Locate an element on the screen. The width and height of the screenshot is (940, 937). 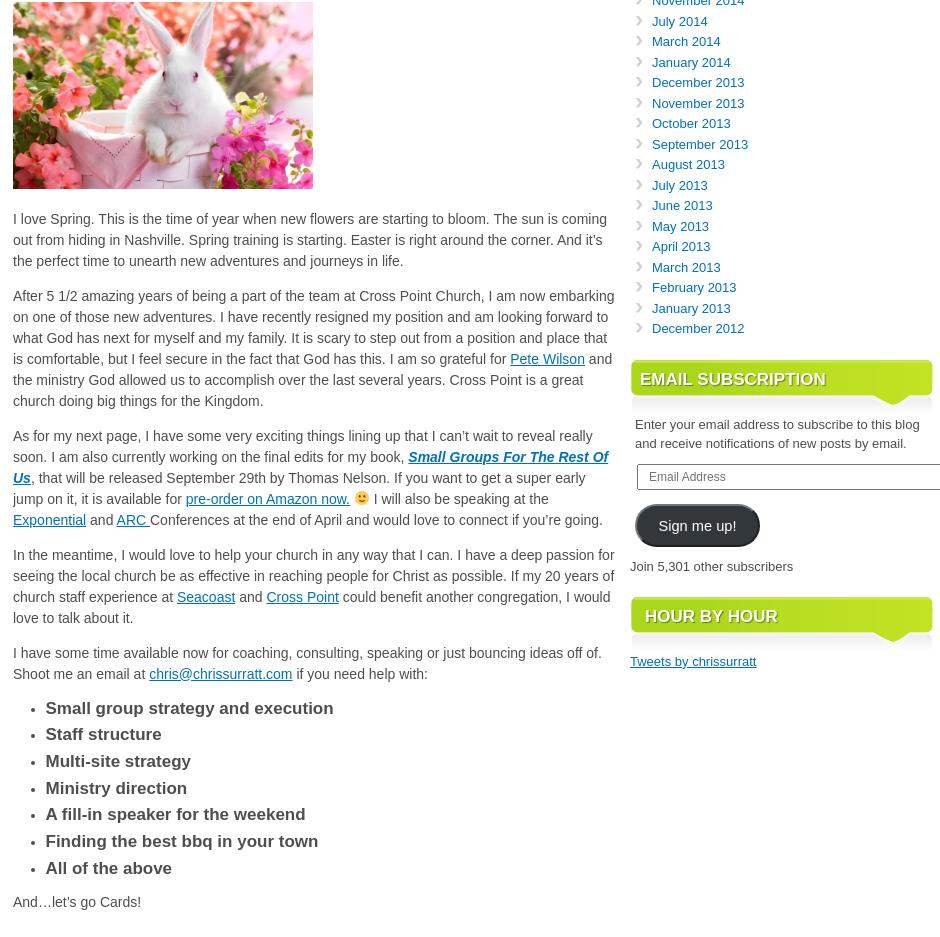
'Tweets by chrissurratt' is located at coordinates (629, 659).